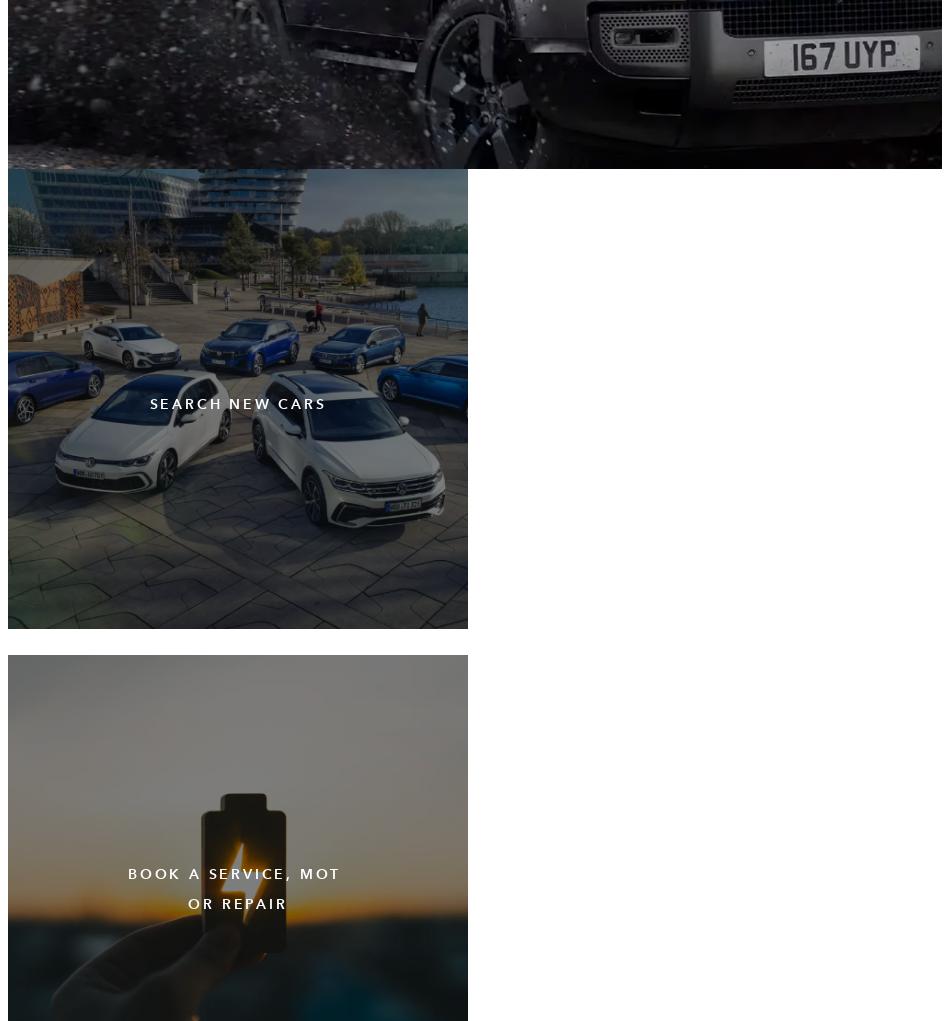  Describe the element at coordinates (119, 730) in the screenshot. I see `'Registered number: 1192572'` at that location.